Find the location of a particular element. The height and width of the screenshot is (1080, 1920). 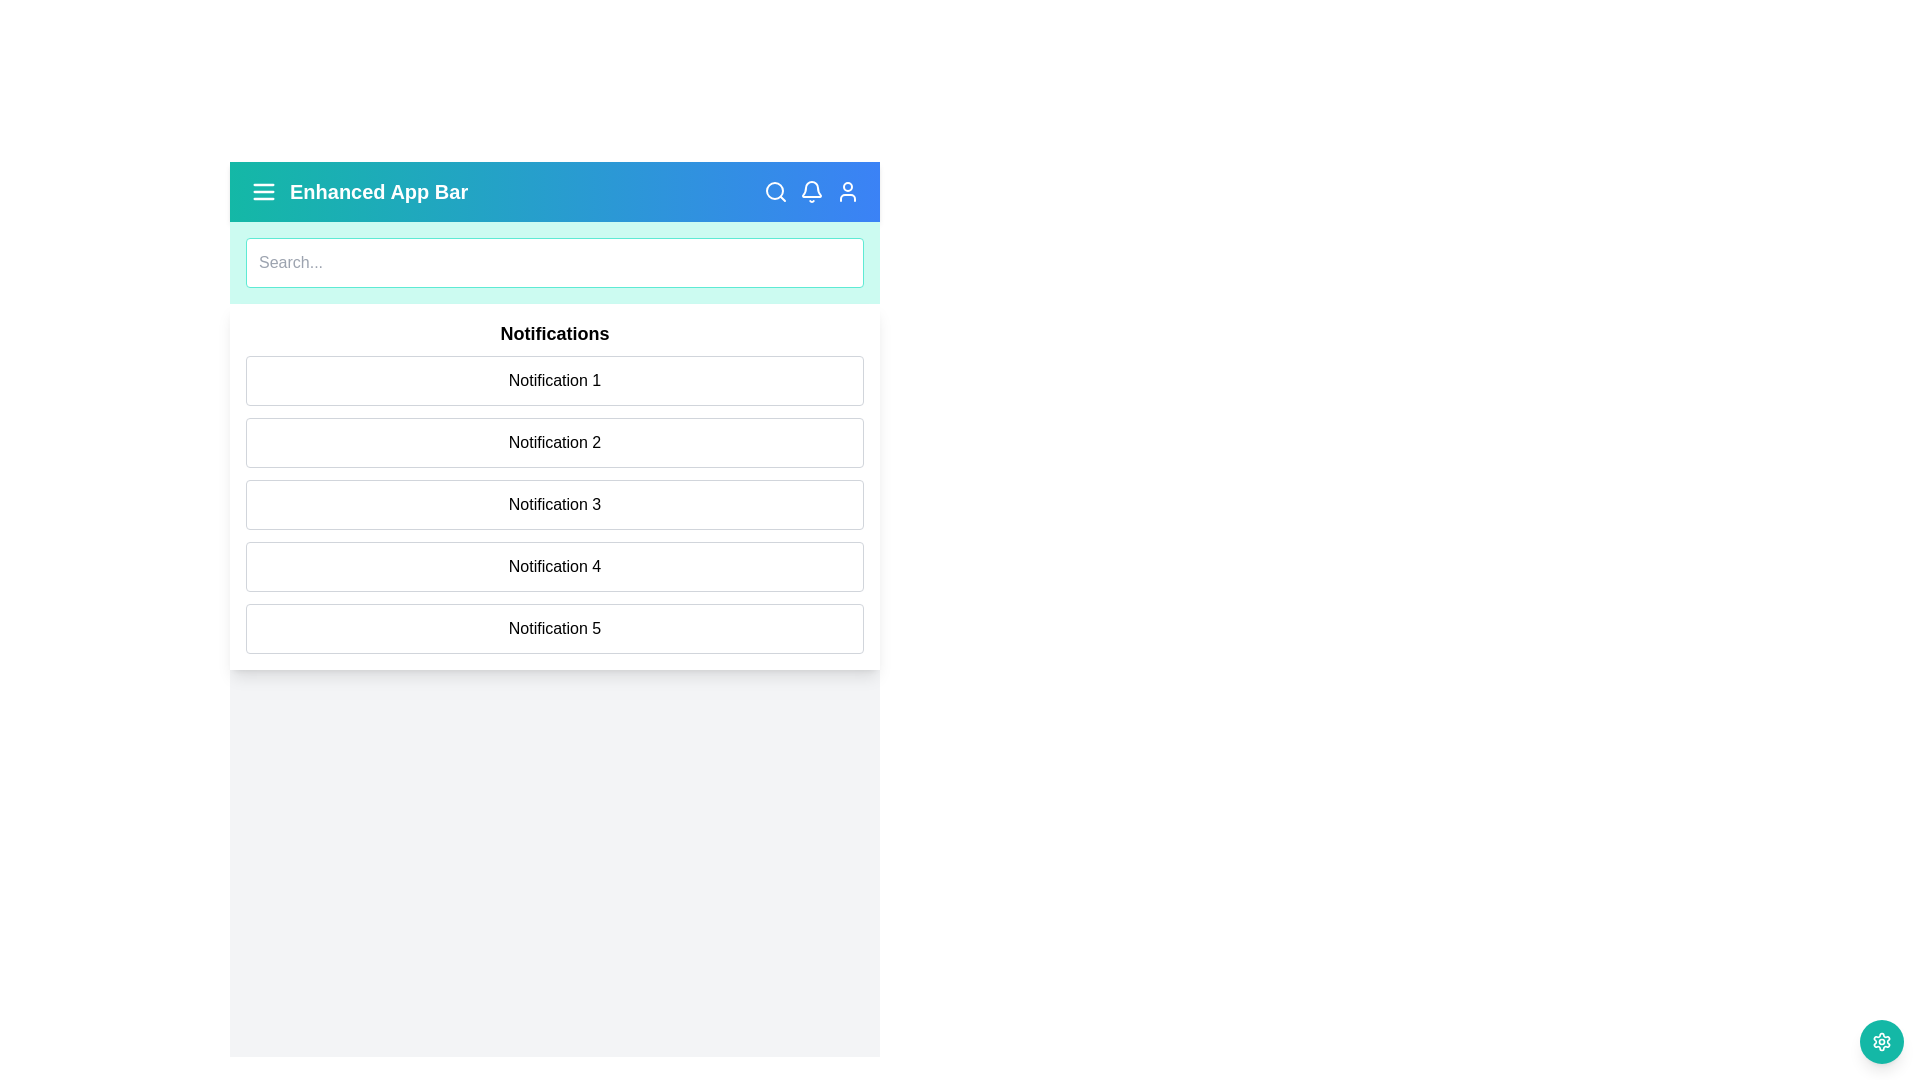

the bell icon to toggle the notification panel is located at coordinates (811, 192).